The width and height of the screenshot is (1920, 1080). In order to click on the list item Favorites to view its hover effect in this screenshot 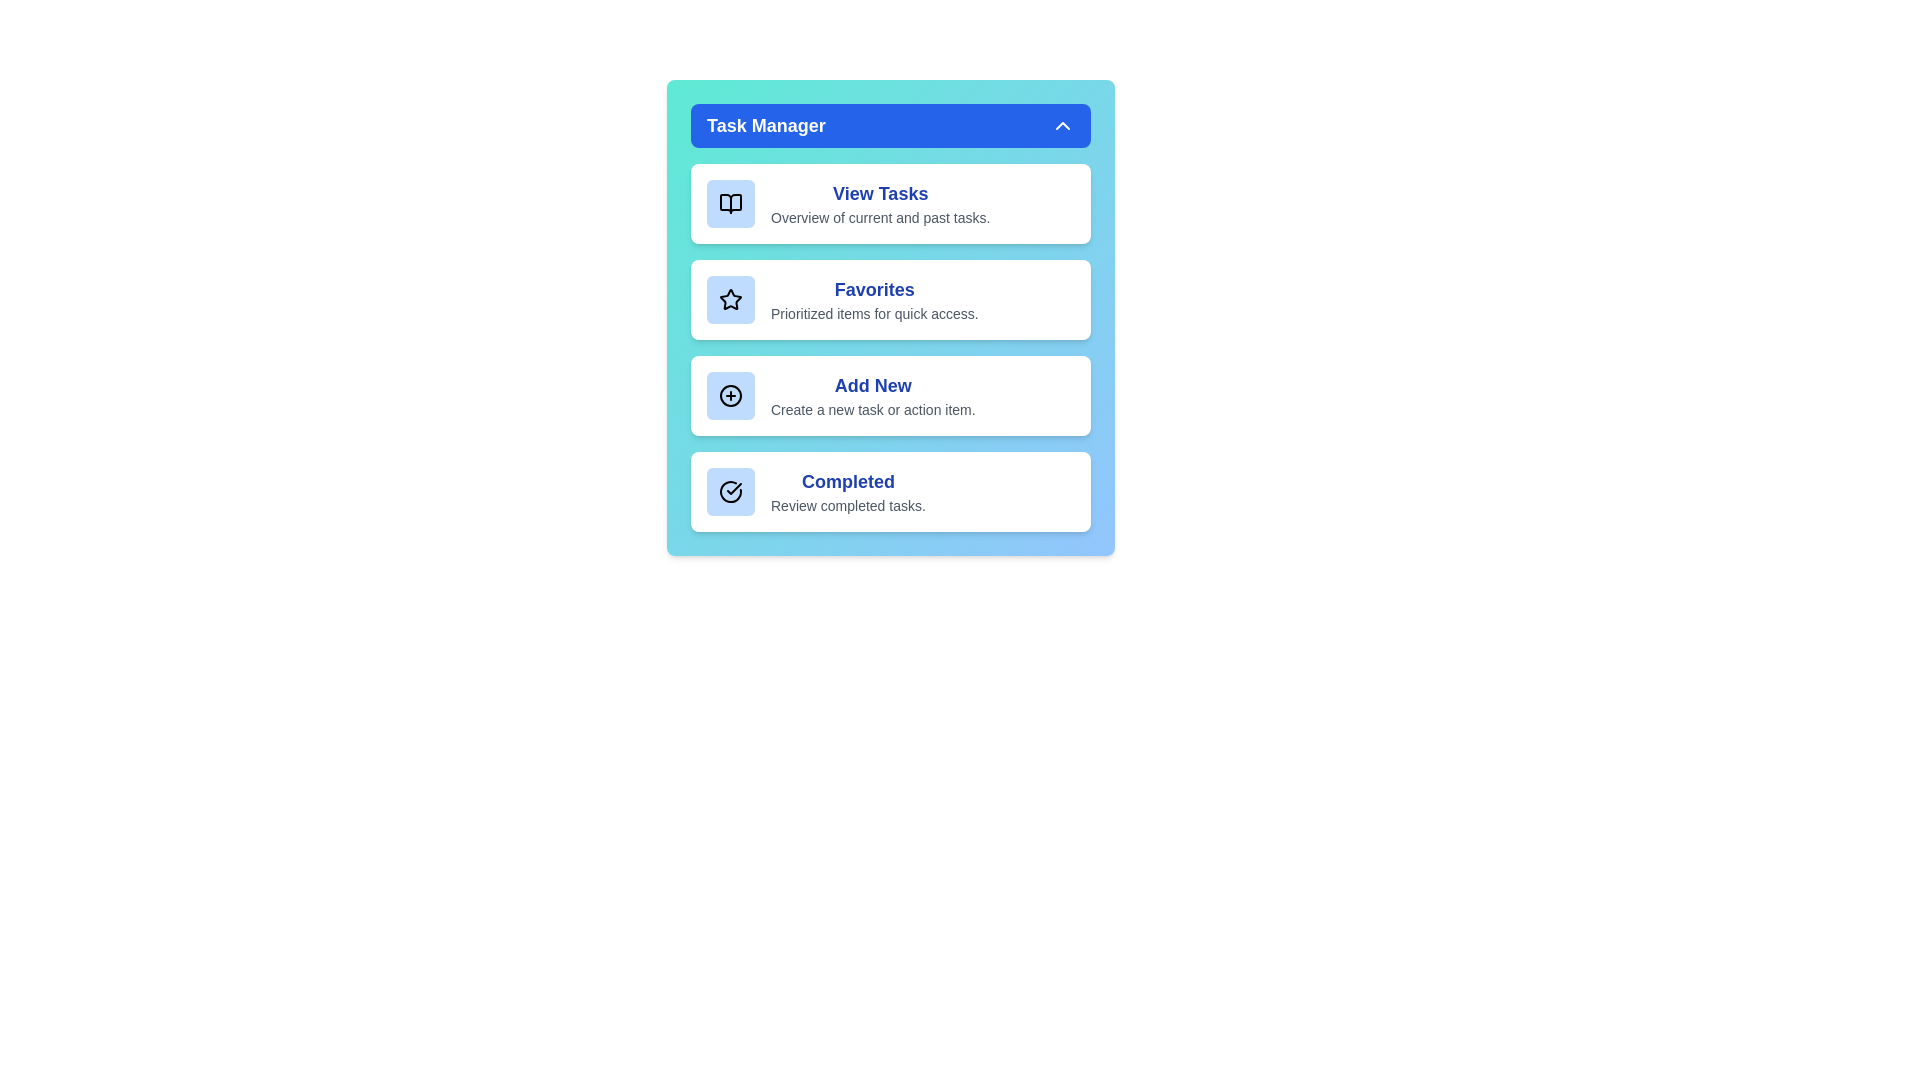, I will do `click(890, 300)`.